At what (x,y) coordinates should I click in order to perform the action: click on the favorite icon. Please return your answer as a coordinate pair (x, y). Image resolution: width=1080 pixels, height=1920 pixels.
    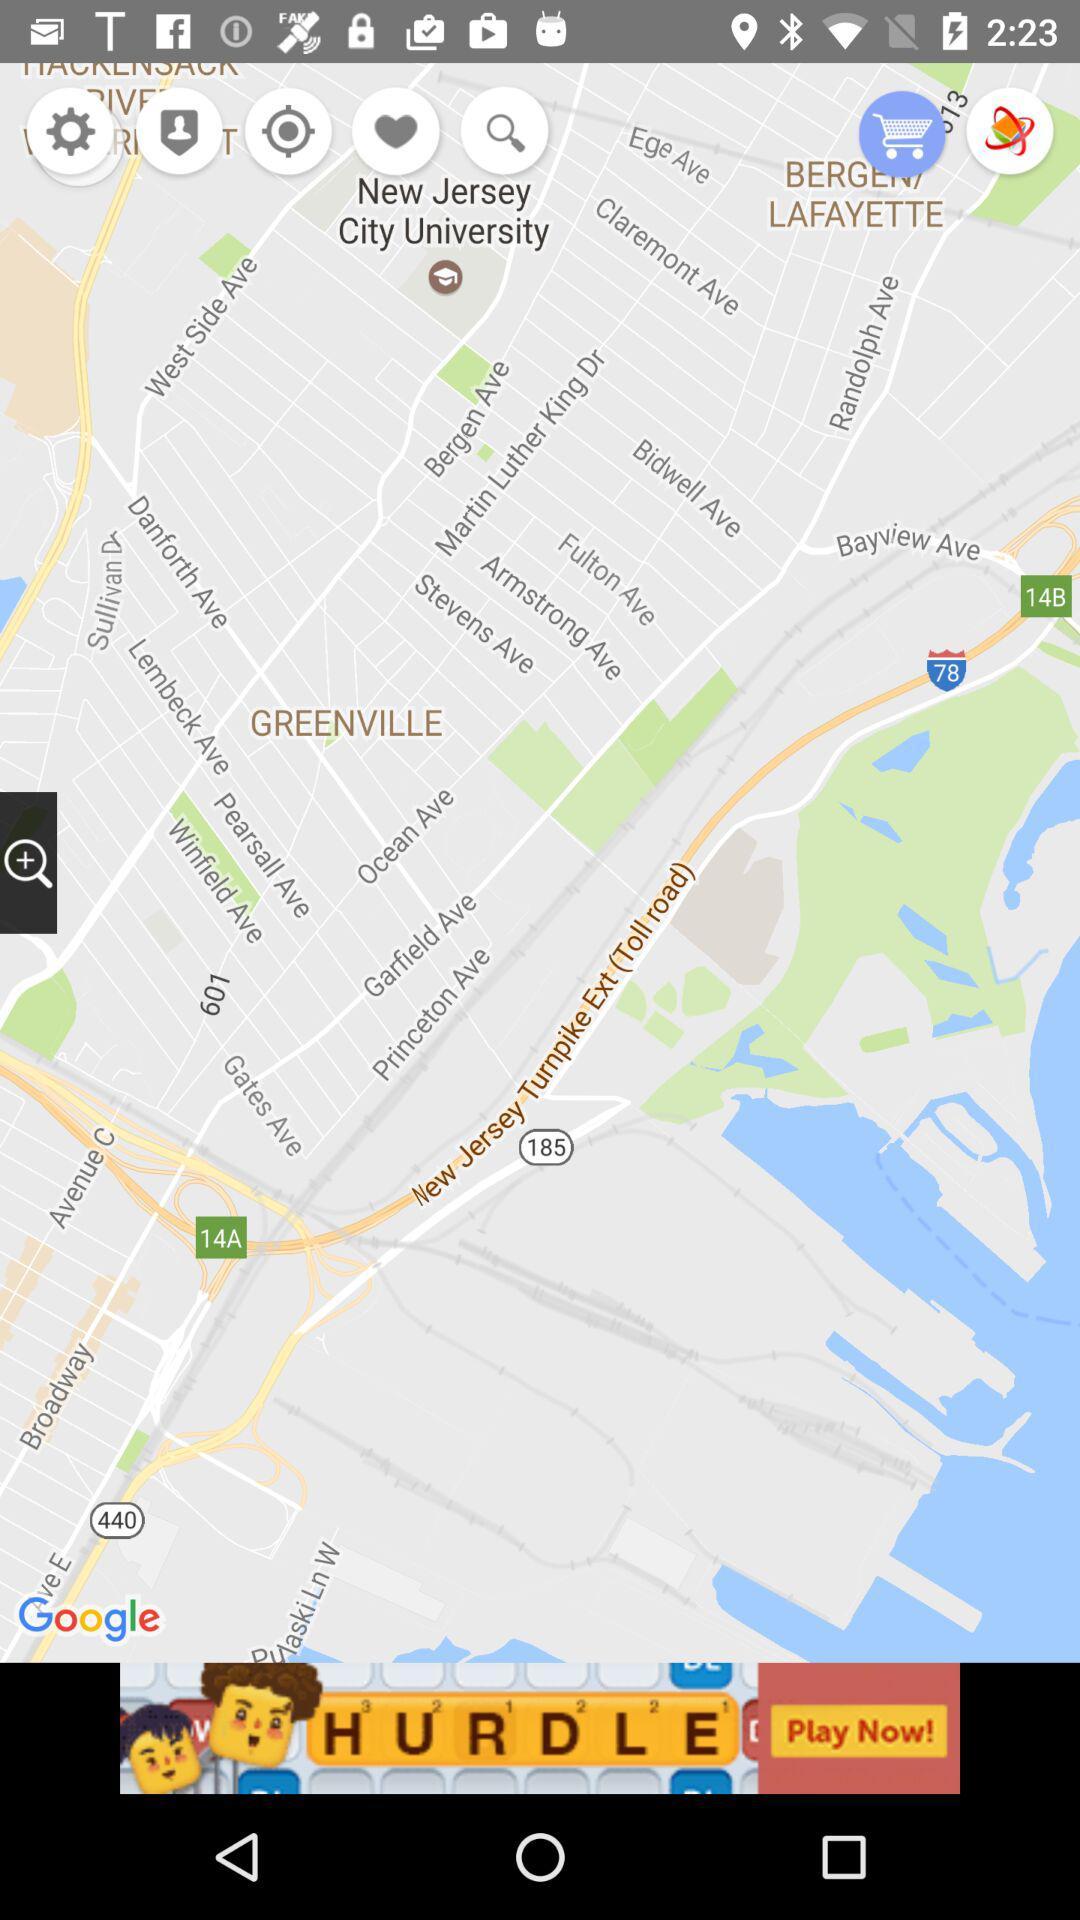
    Looking at the image, I should click on (397, 132).